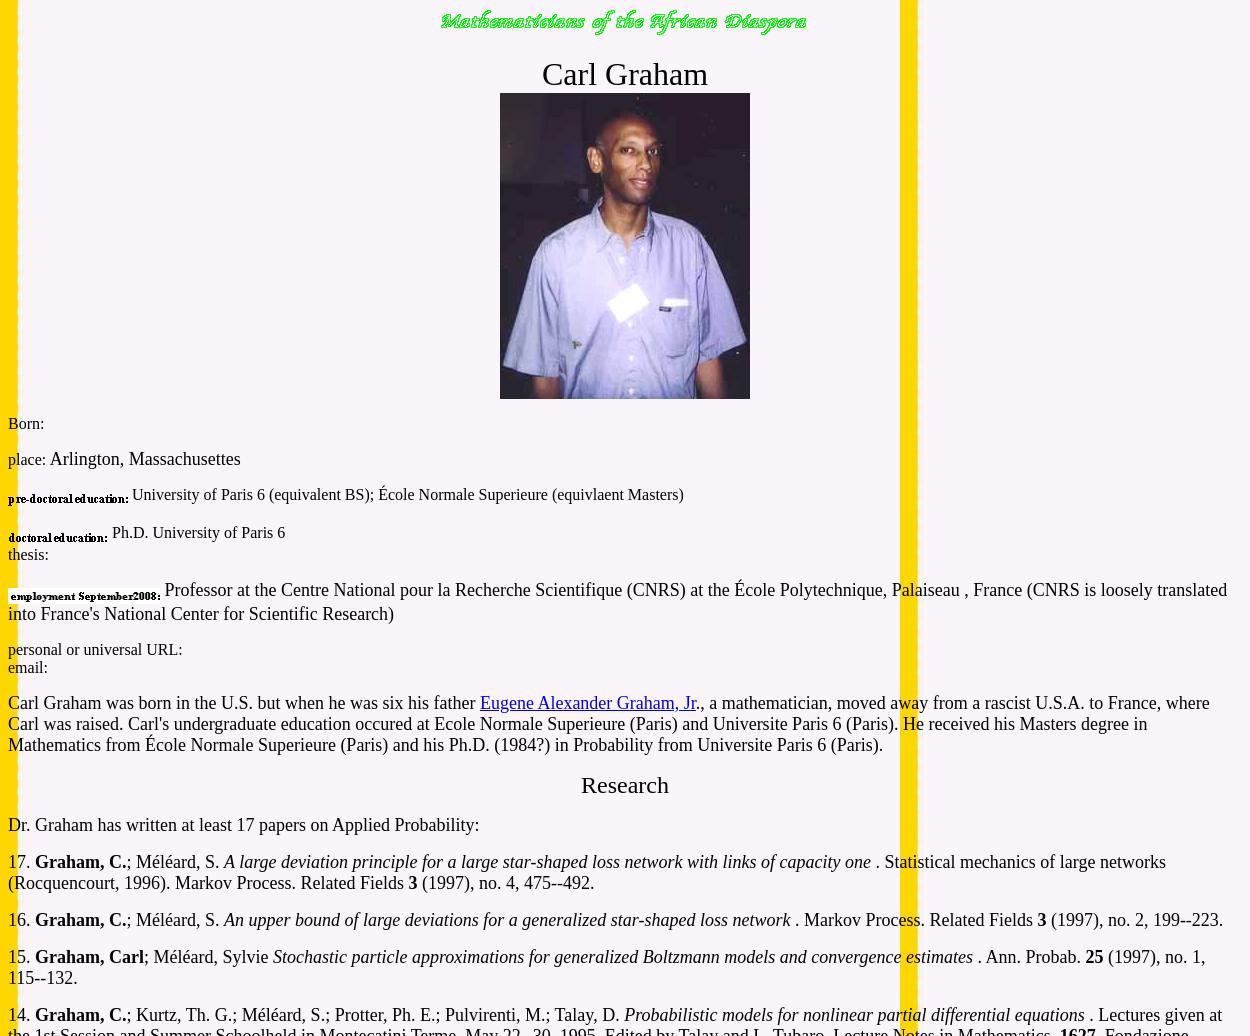 The image size is (1250, 1036). I want to click on 'An upper bound of large deviations for a generalized star-shaped
loss network', so click(222, 919).